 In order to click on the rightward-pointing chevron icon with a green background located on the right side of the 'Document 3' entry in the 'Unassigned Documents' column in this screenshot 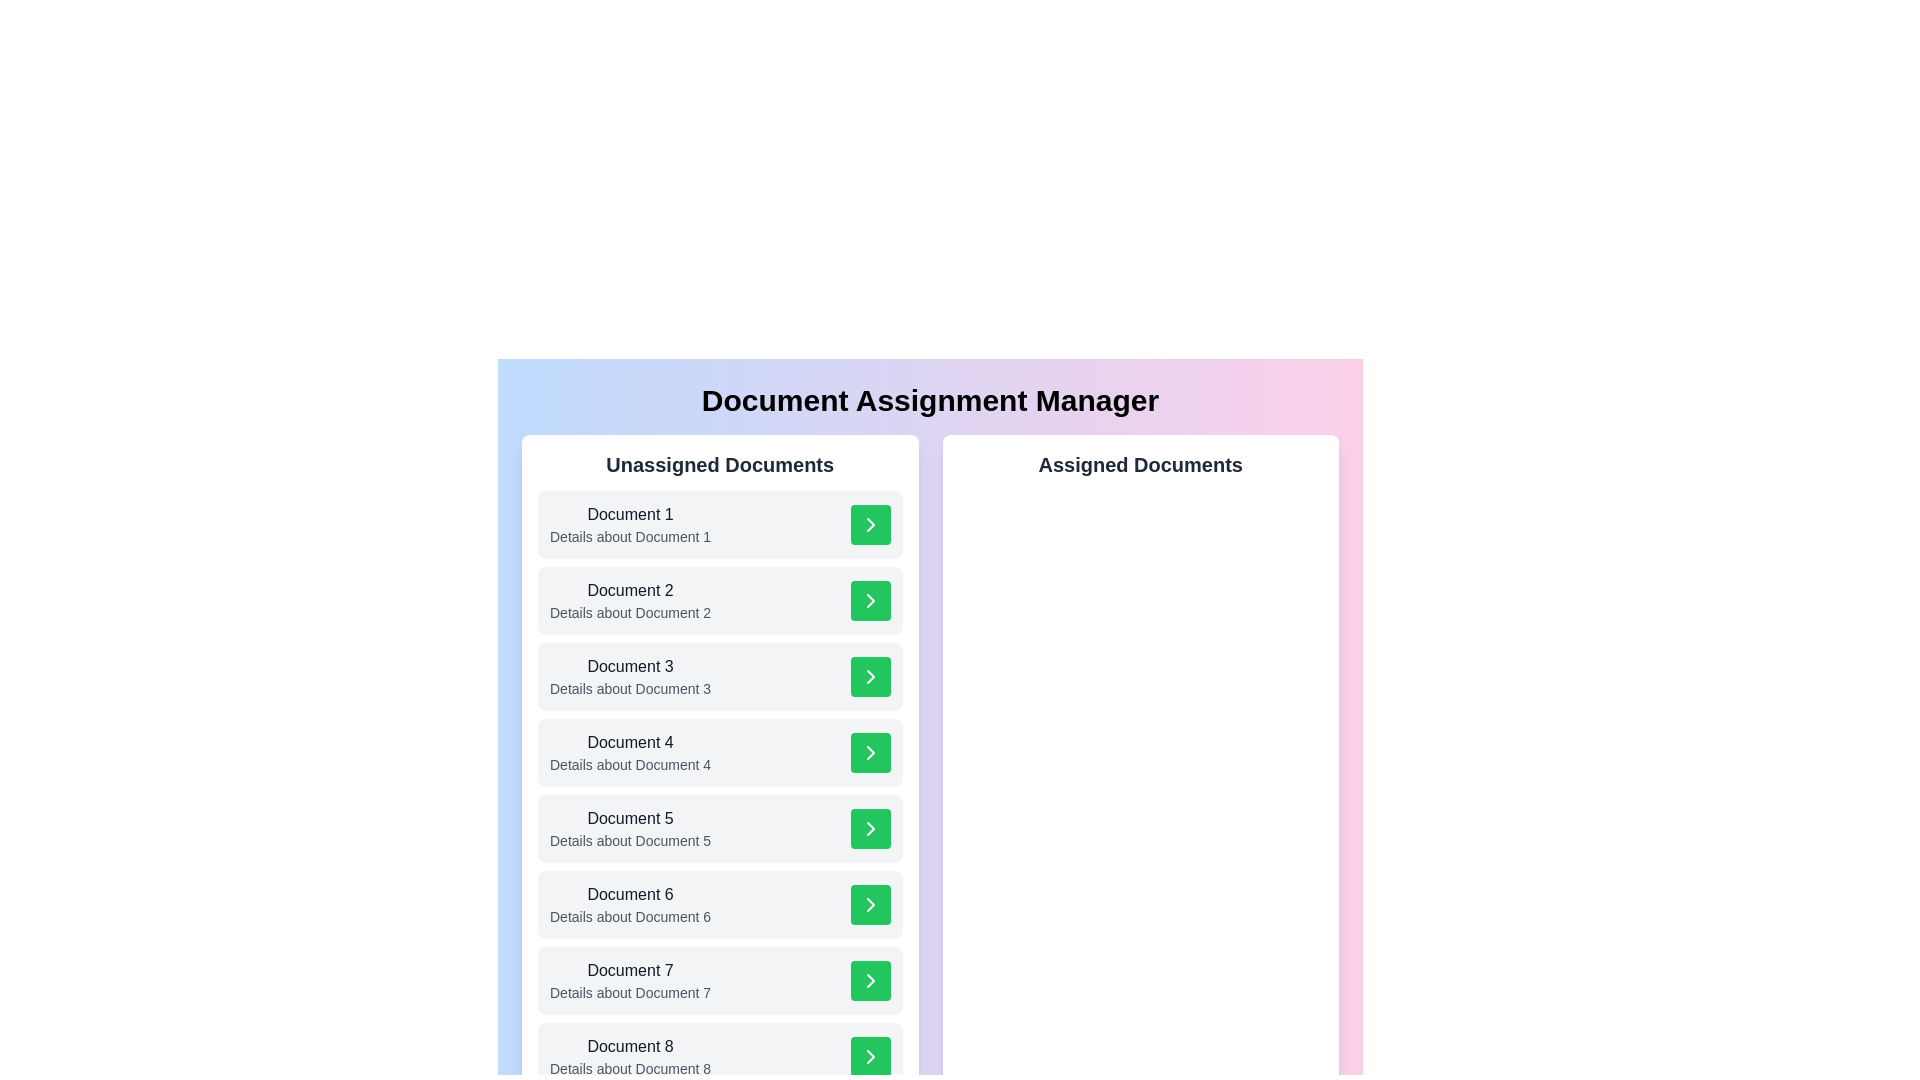, I will do `click(870, 676)`.